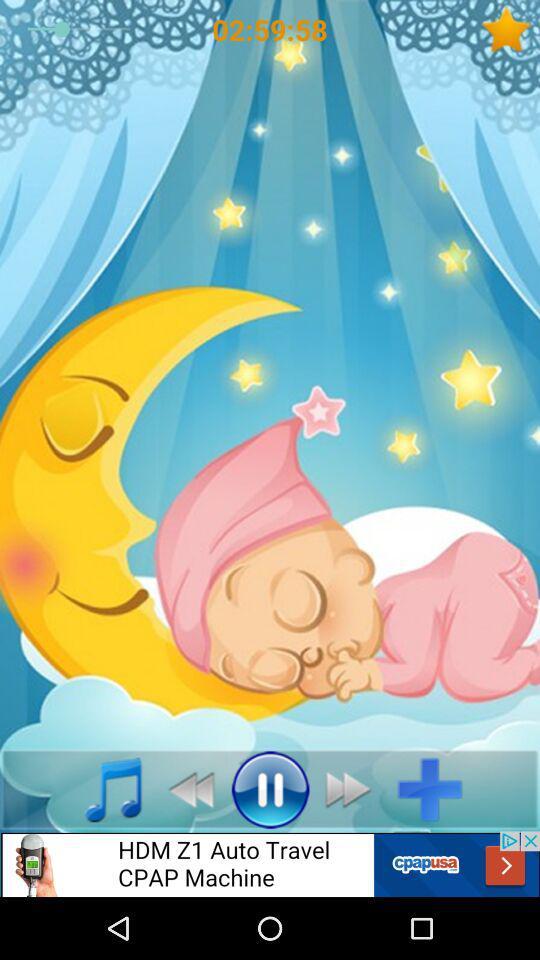 Image resolution: width=540 pixels, height=960 pixels. Describe the element at coordinates (353, 789) in the screenshot. I see `the av_forward icon` at that location.